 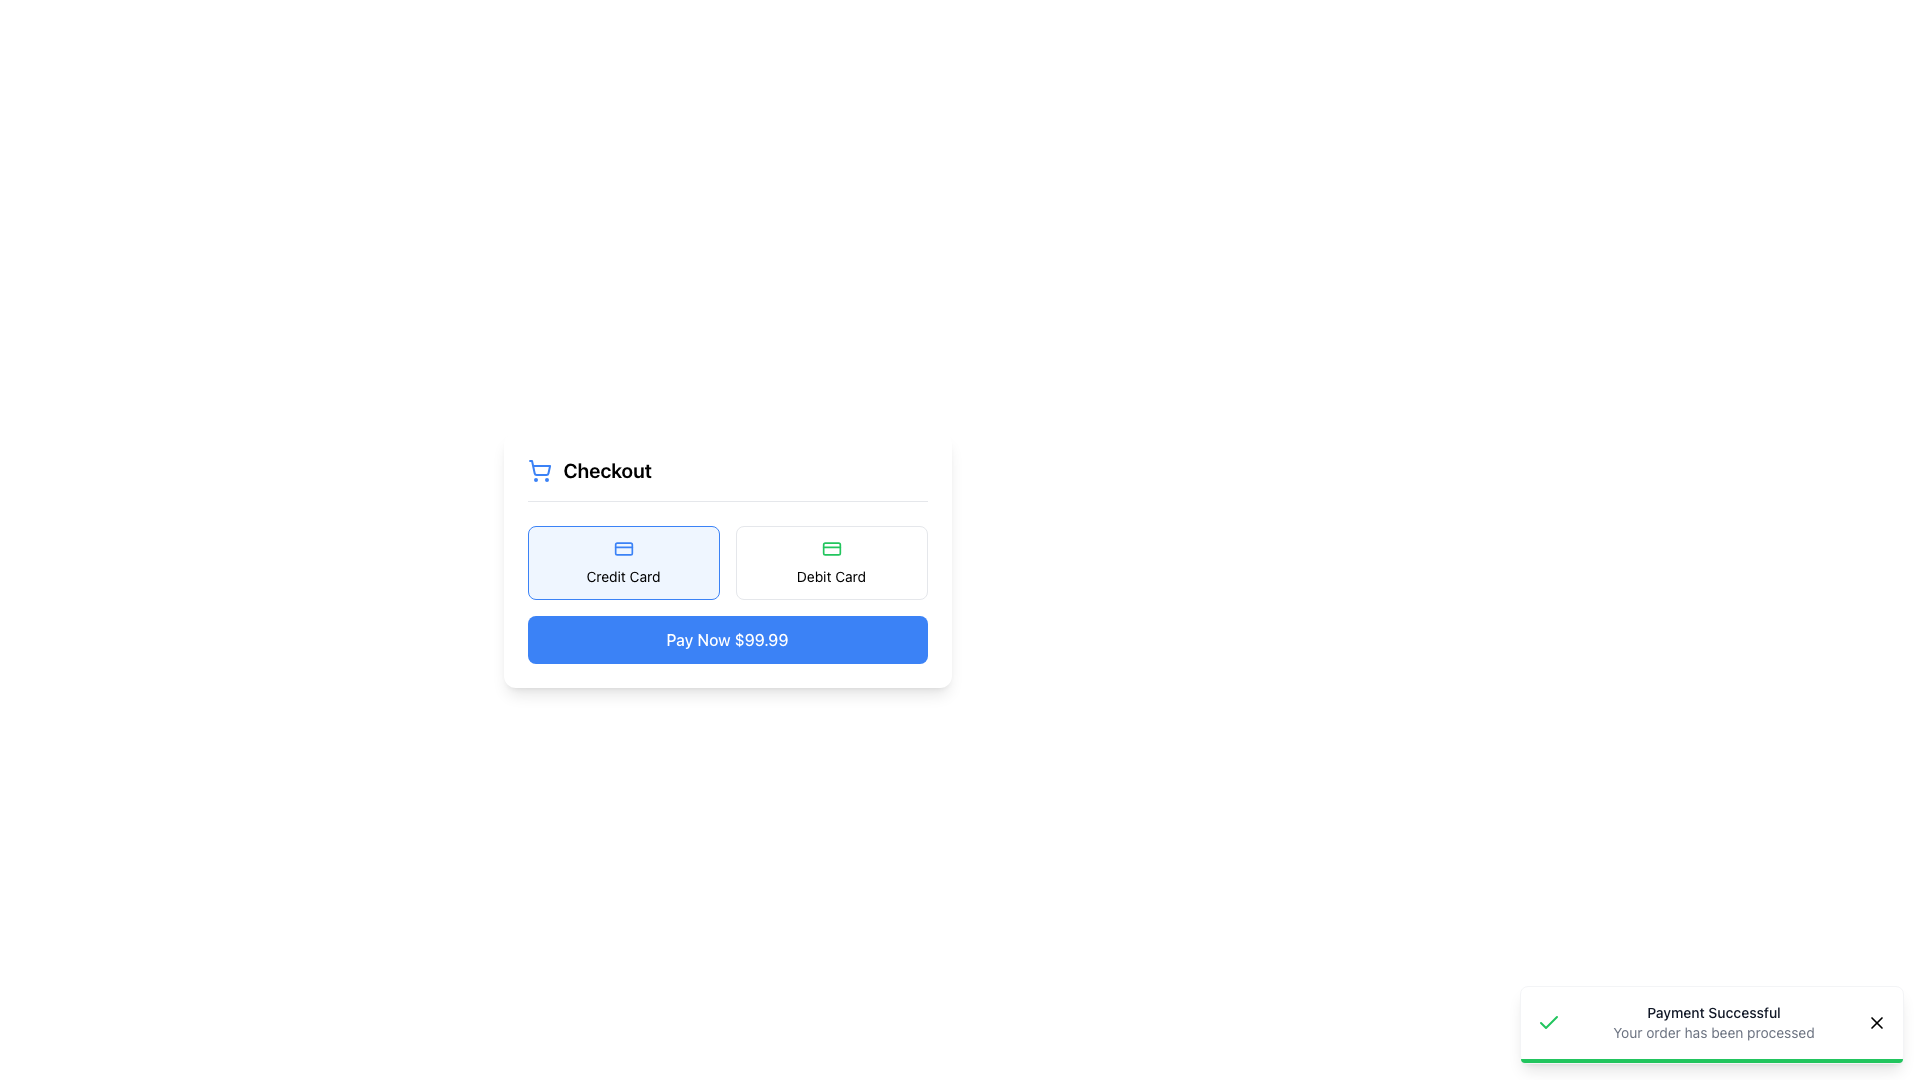 I want to click on the 'Pay Now $99.99' button with a vibrant blue background, so click(x=726, y=640).